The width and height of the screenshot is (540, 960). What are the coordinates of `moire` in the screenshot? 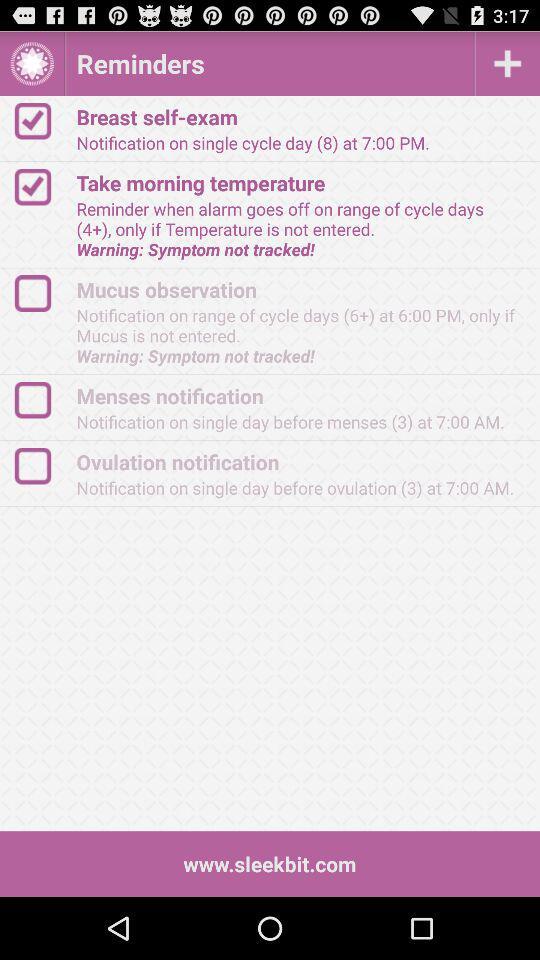 It's located at (507, 63).